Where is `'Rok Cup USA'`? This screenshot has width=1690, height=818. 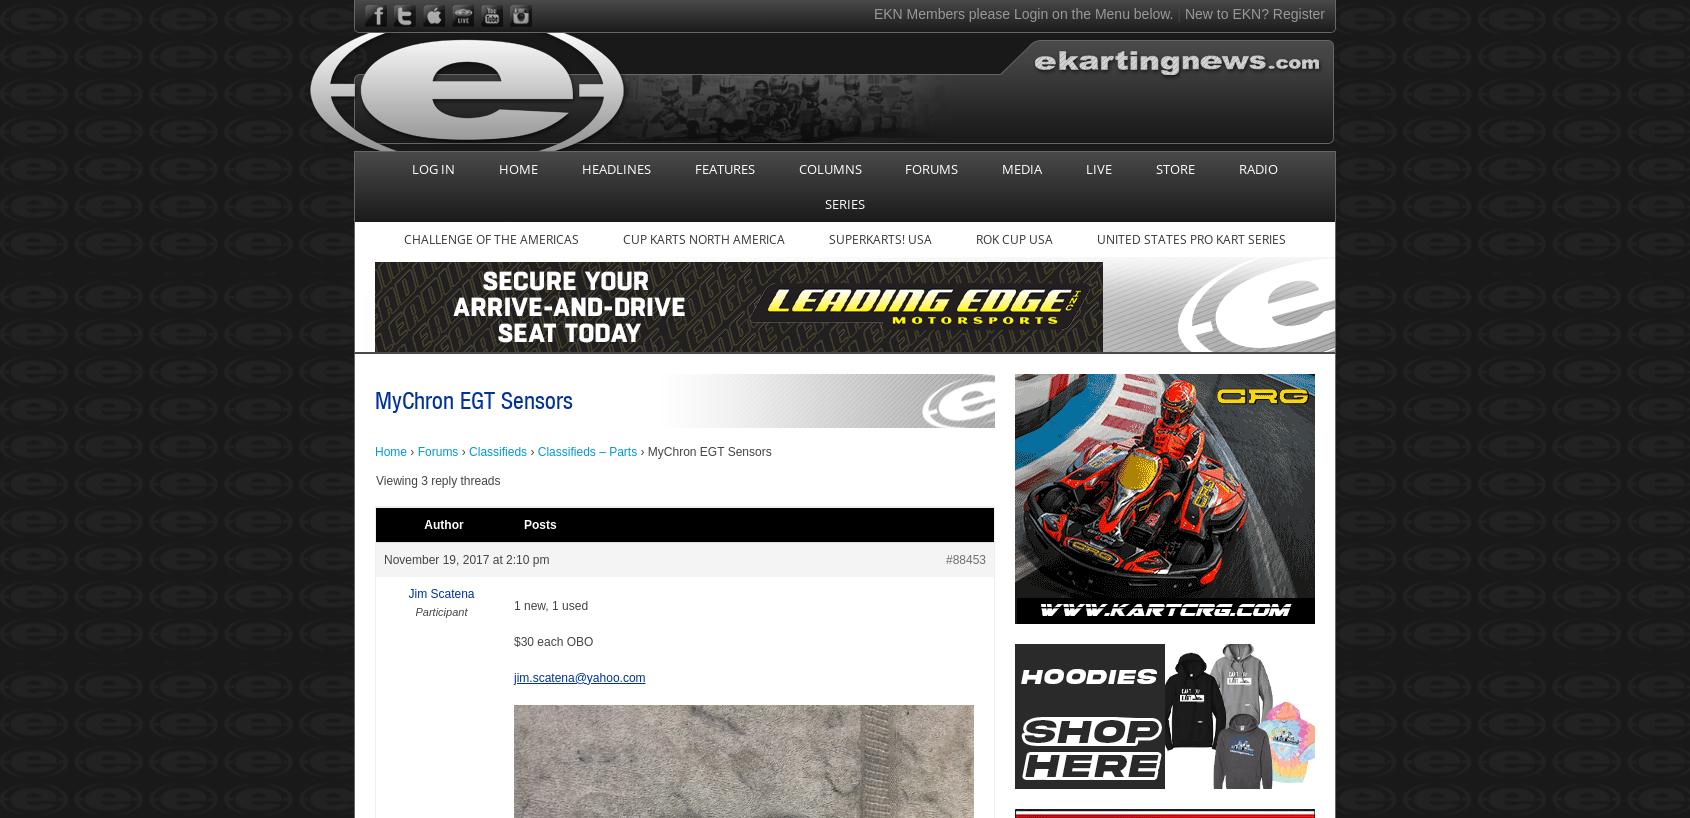 'Rok Cup USA' is located at coordinates (1013, 239).